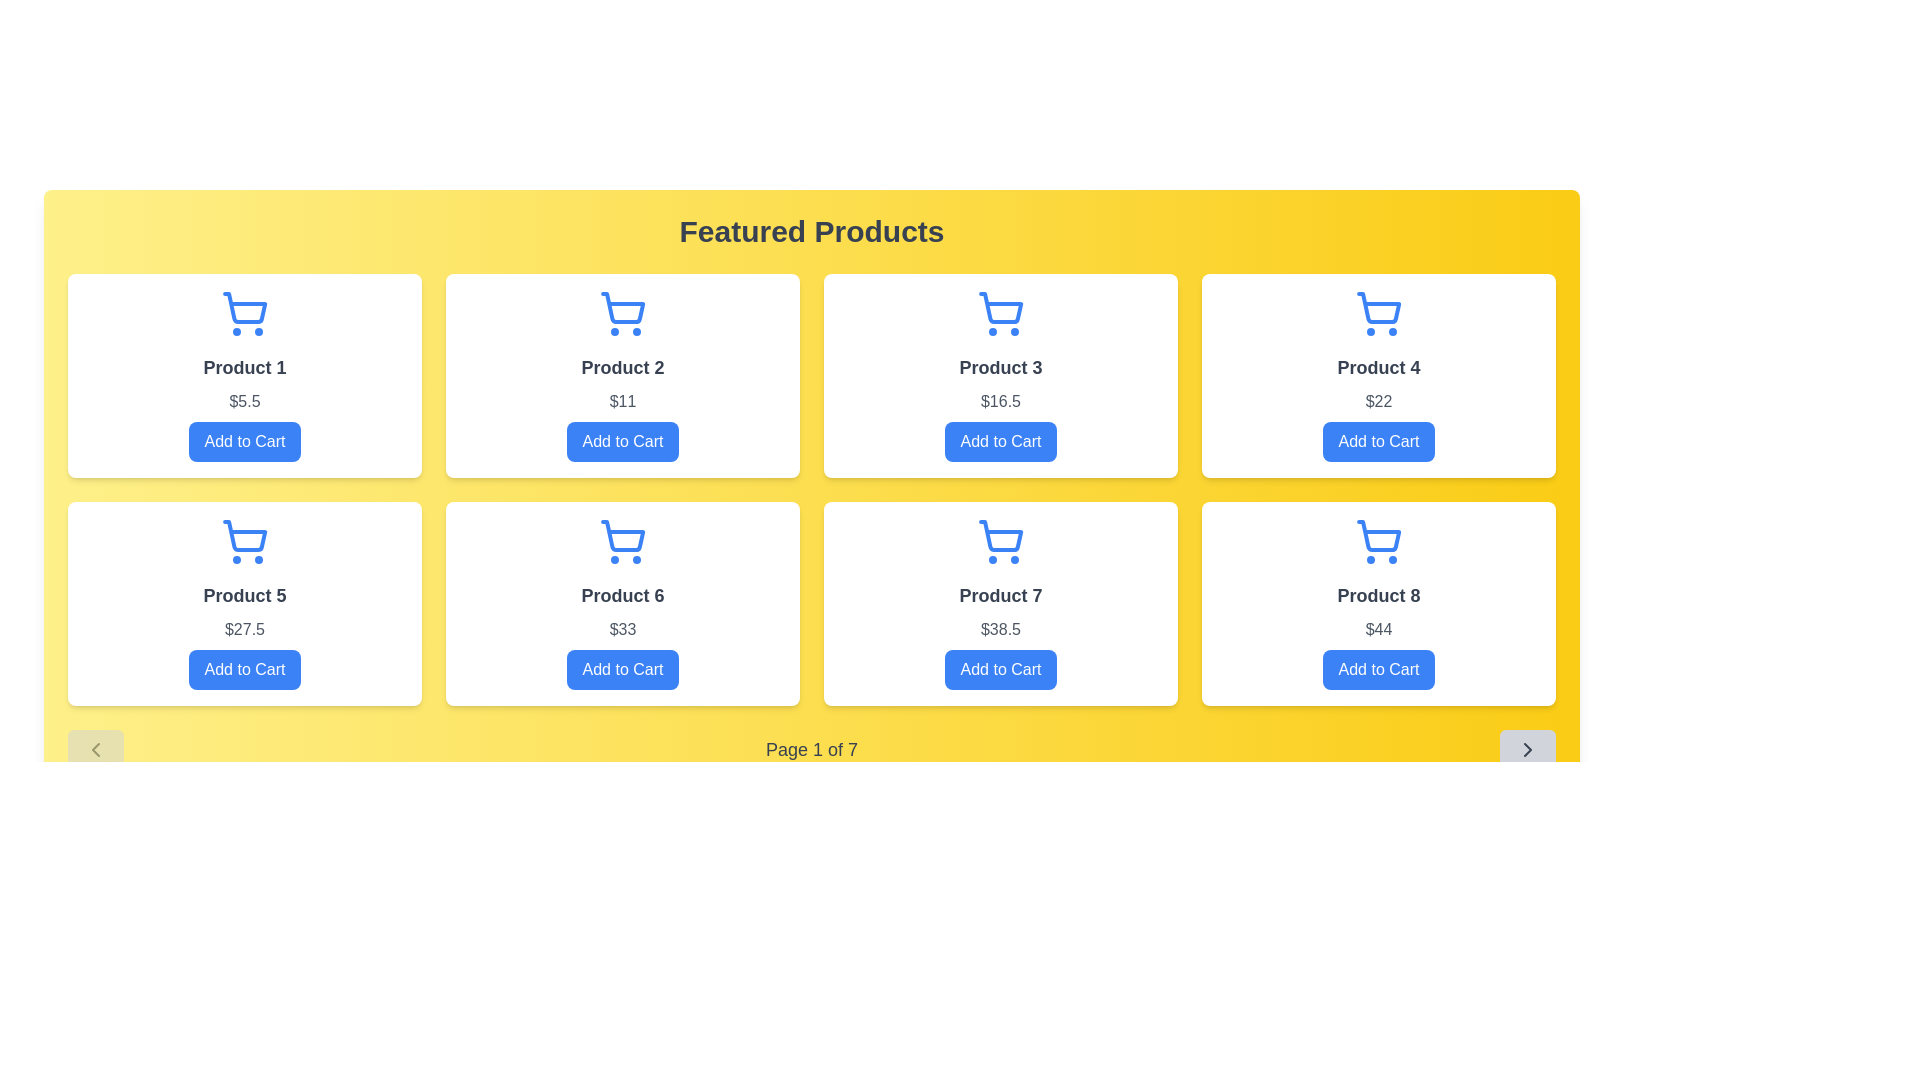  Describe the element at coordinates (622, 595) in the screenshot. I see `the bold text label 'Product 6' which is centrally aligned within a white card in the second row and third column of a grid layout` at that location.